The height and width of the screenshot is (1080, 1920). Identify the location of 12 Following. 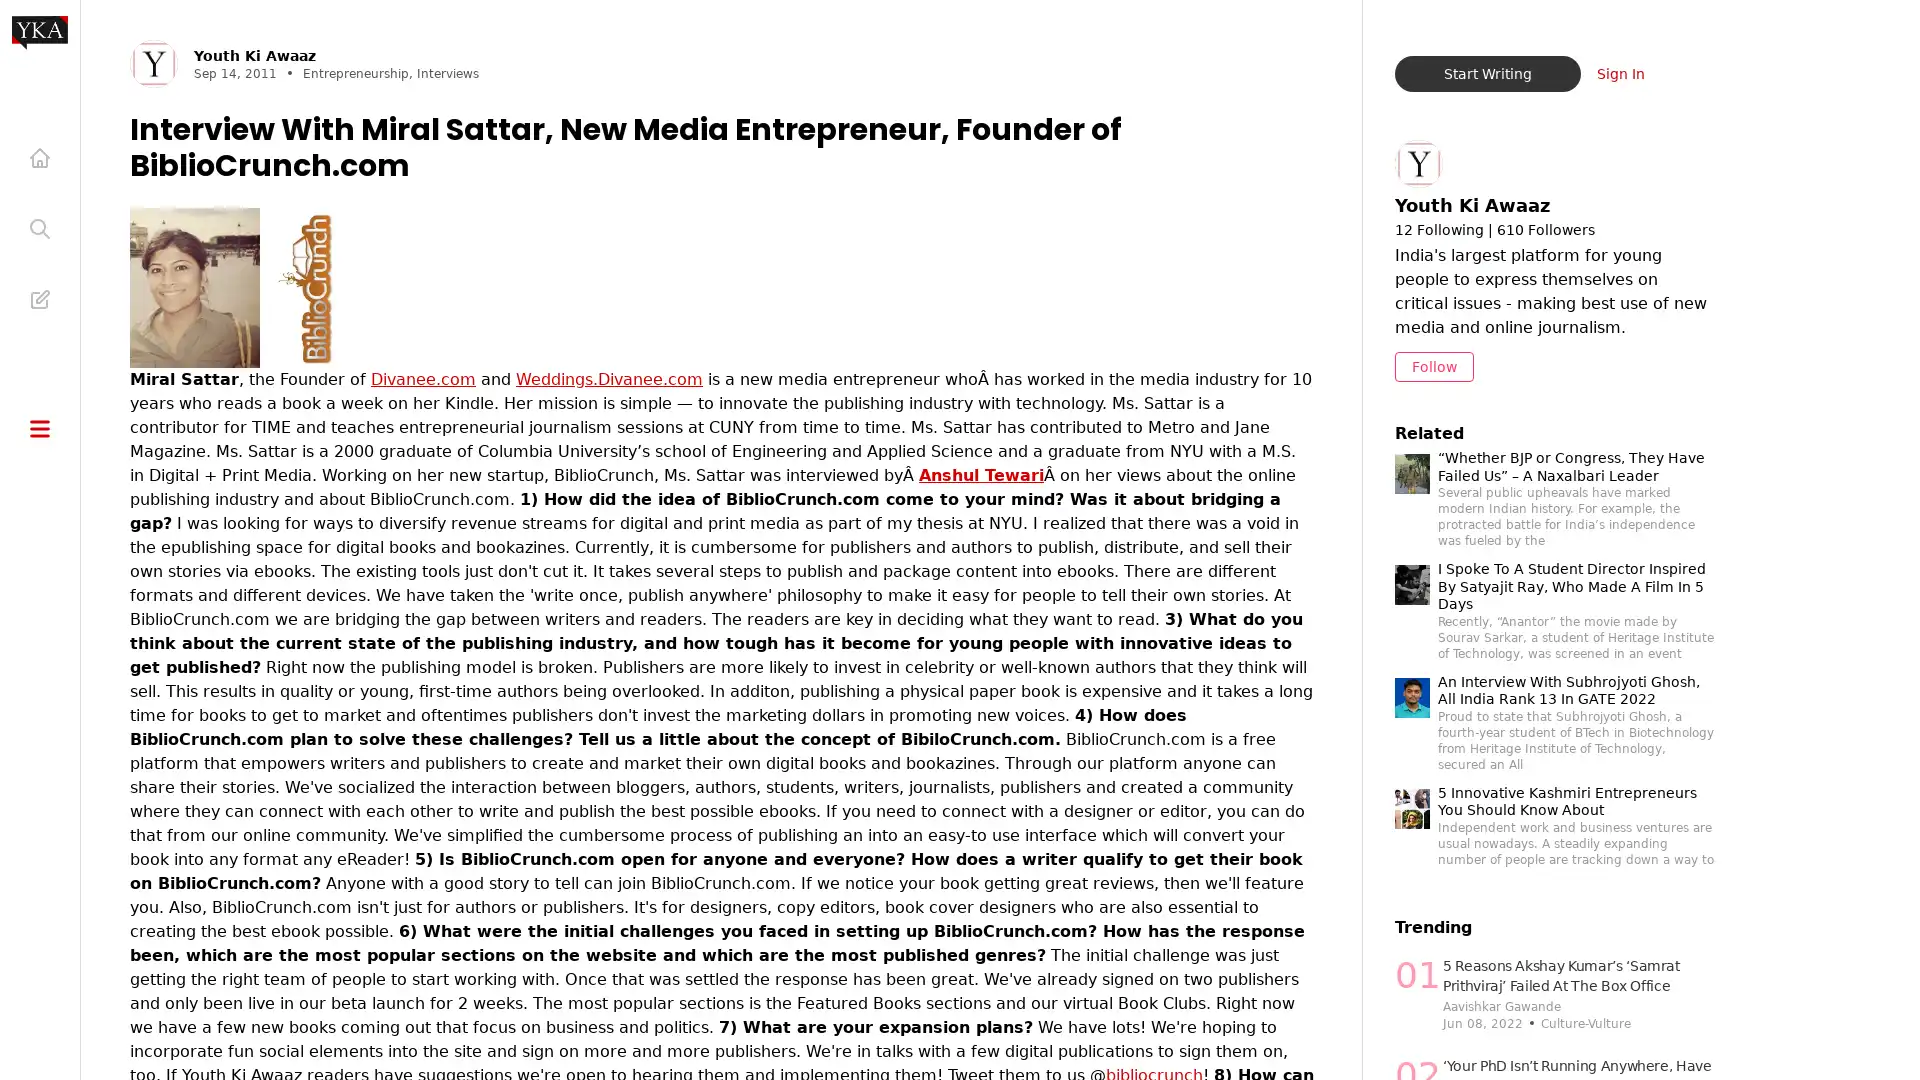
(1437, 229).